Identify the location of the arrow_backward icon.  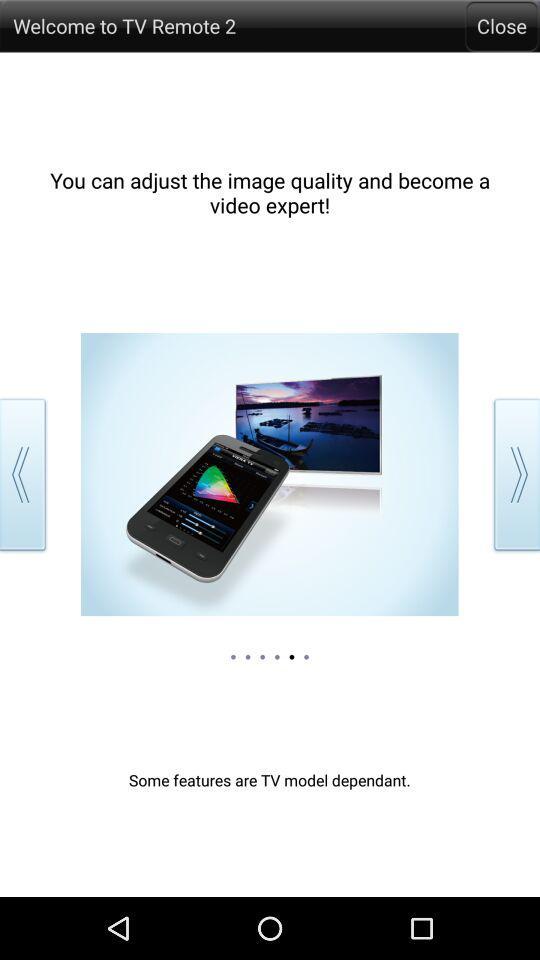
(26, 507).